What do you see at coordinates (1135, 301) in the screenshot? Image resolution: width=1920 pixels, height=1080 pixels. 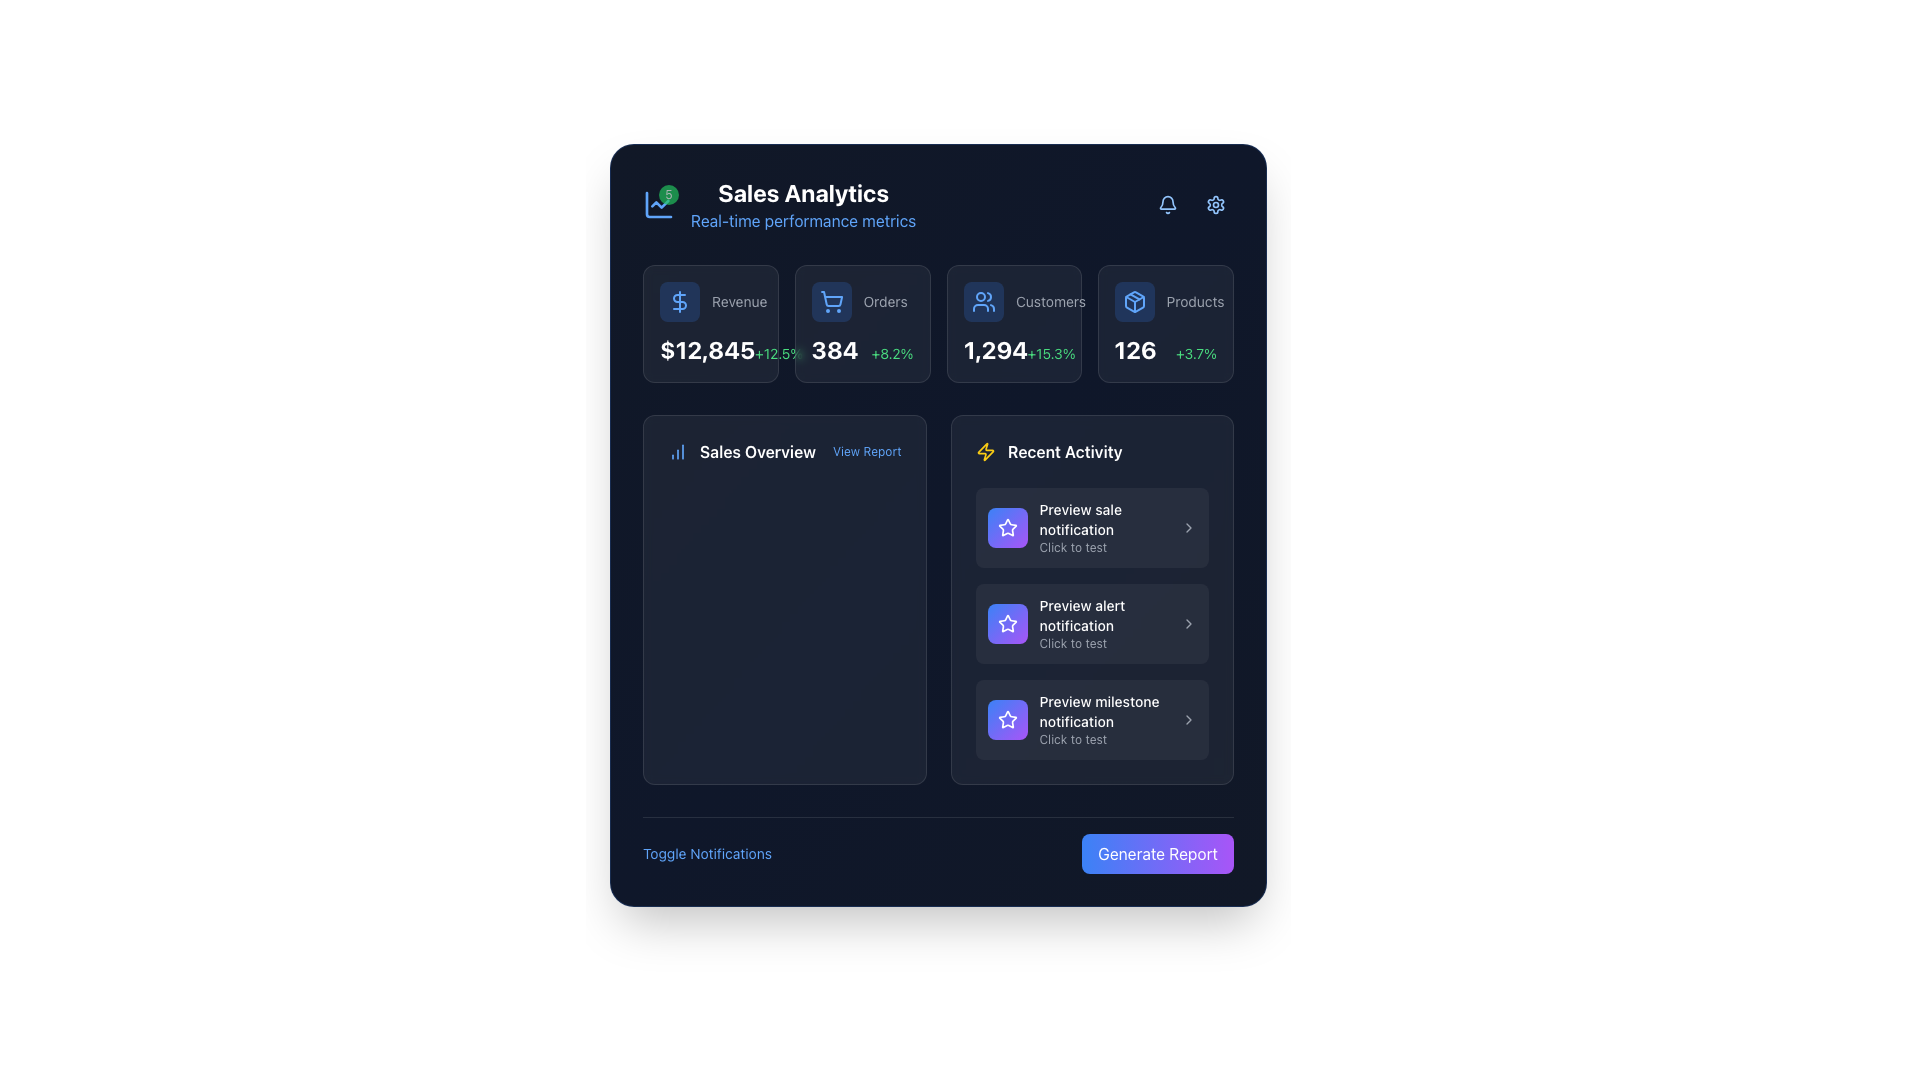 I see `the small rounded square button with a blue outline and semi-transparent blue background that contains a white package icon, located in the 'Products' section of the interface` at bounding box center [1135, 301].